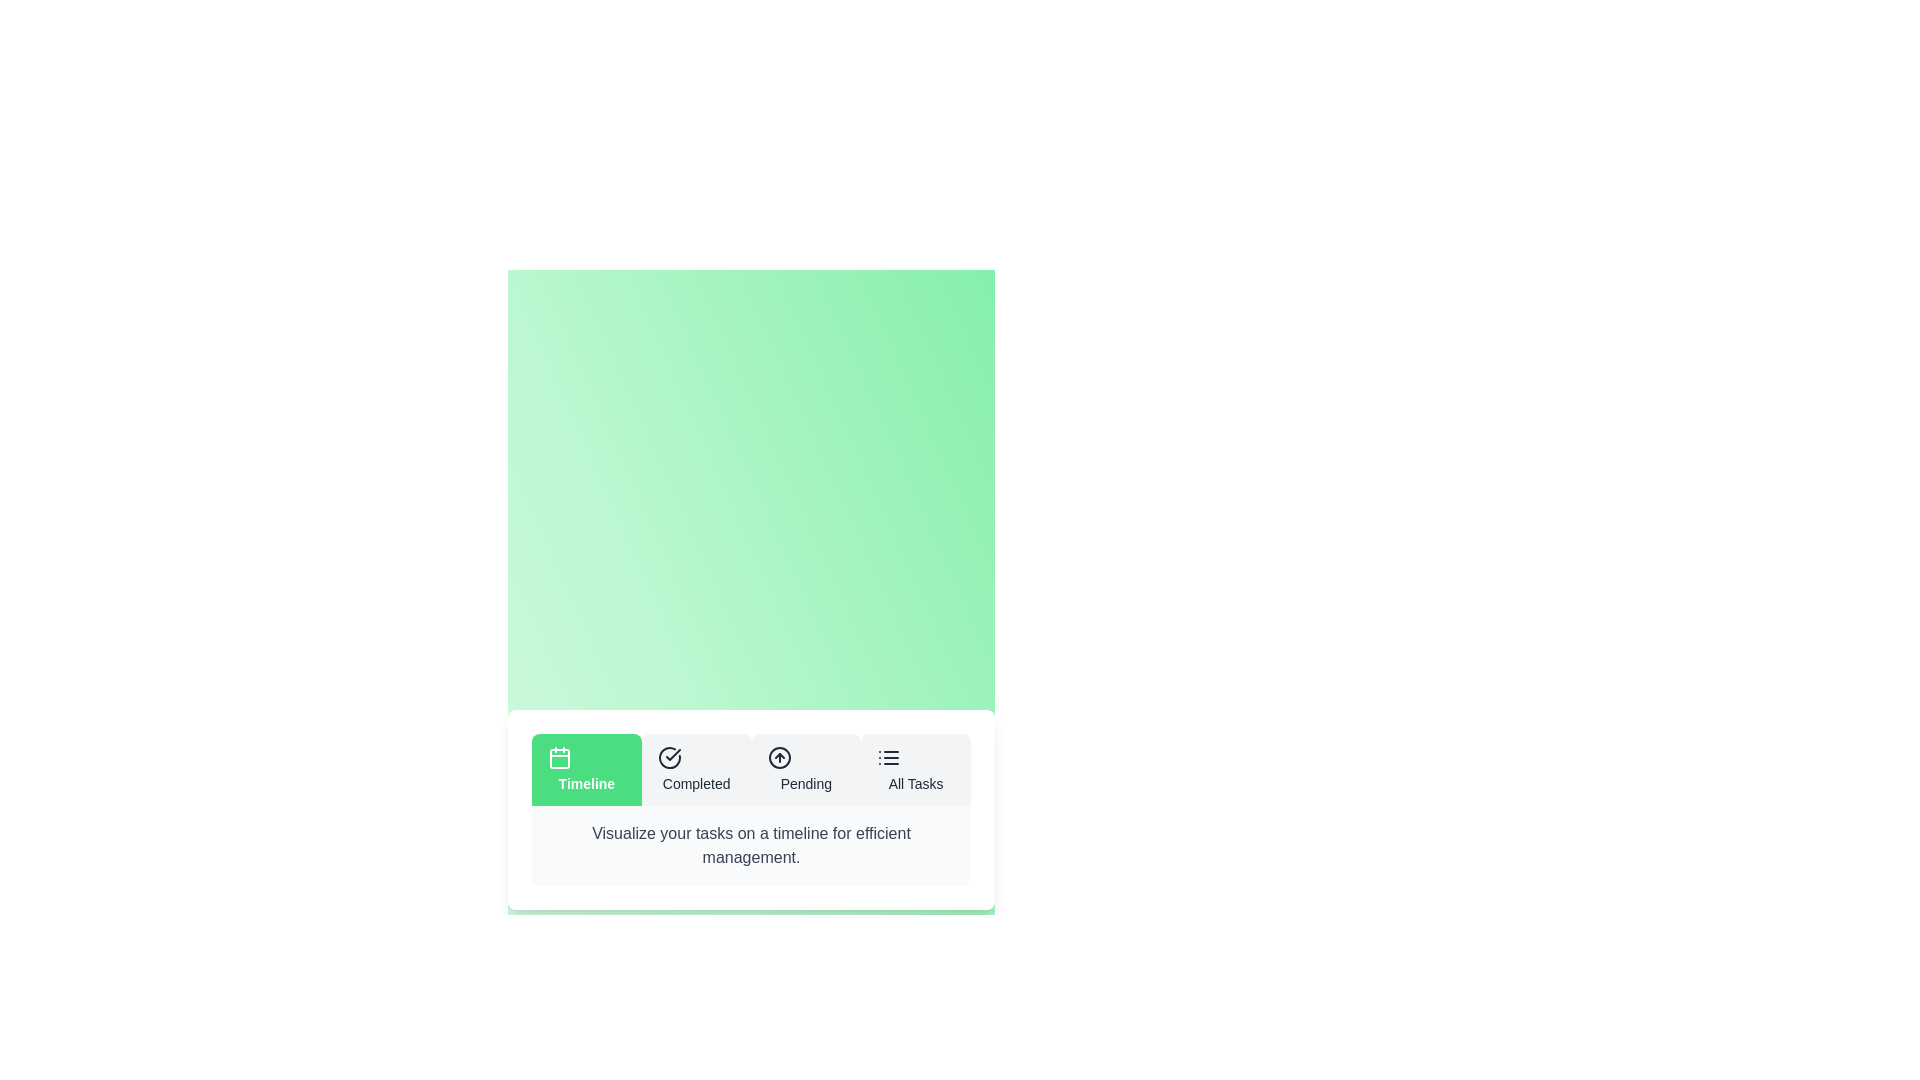  Describe the element at coordinates (915, 769) in the screenshot. I see `the All Tasks tab by clicking on the corresponding tab button` at that location.